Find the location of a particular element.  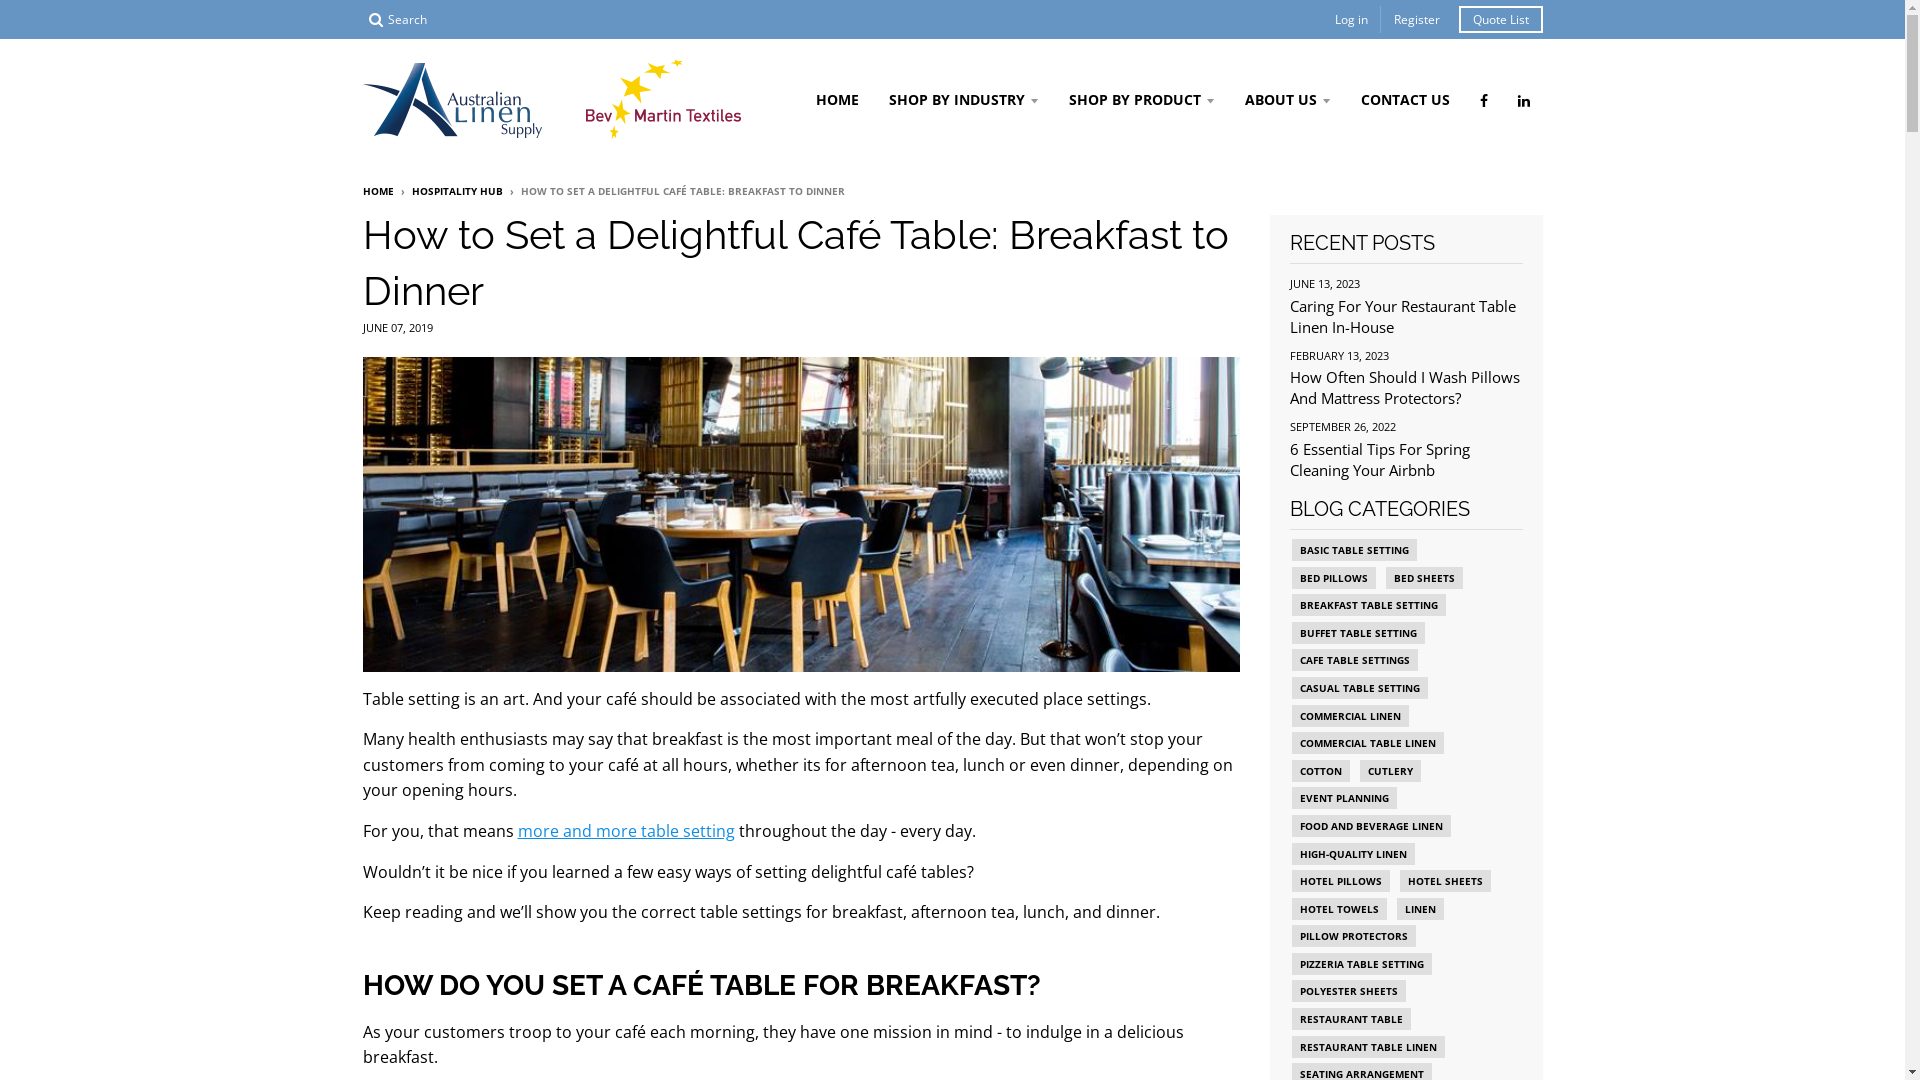

'Search' is located at coordinates (397, 19).